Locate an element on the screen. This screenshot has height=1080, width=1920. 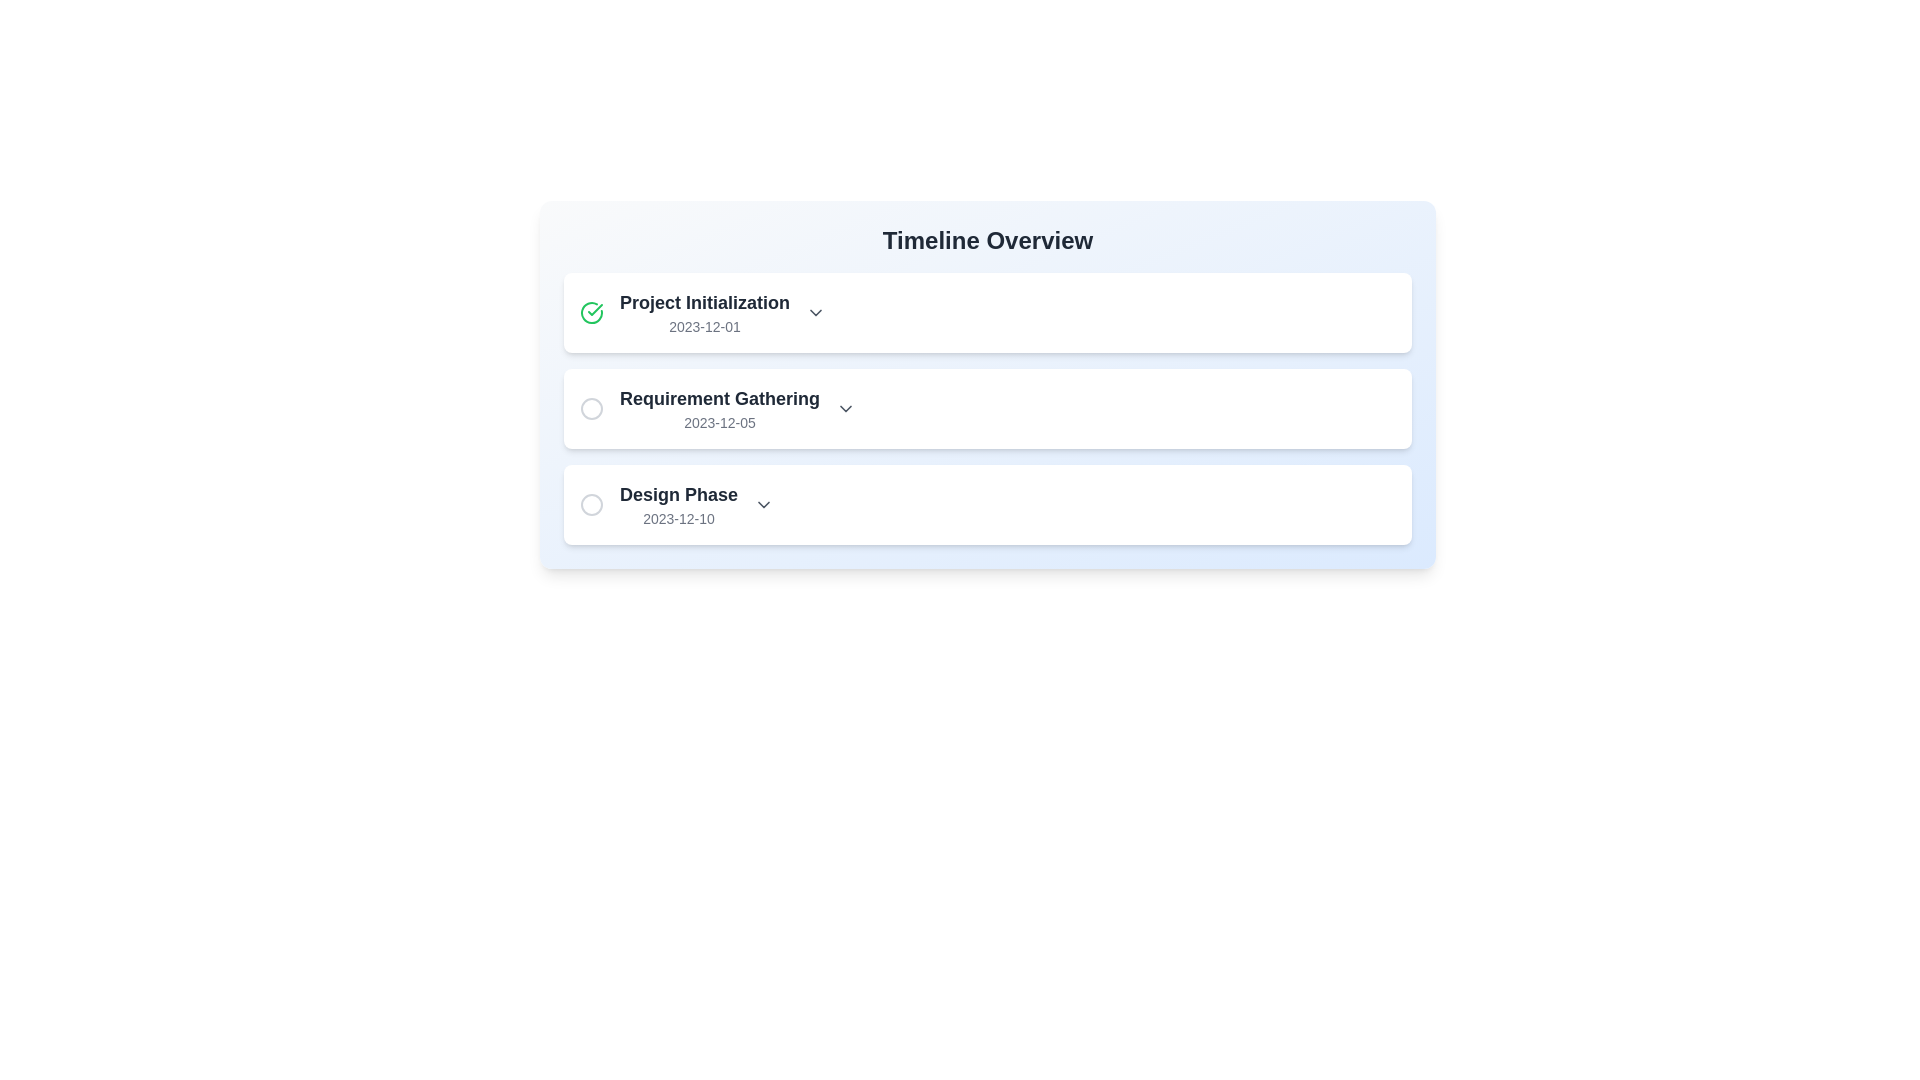
the timeline stage item labeled 'Requirement Gathering' in the 'Timeline Overview' is located at coordinates (988, 407).